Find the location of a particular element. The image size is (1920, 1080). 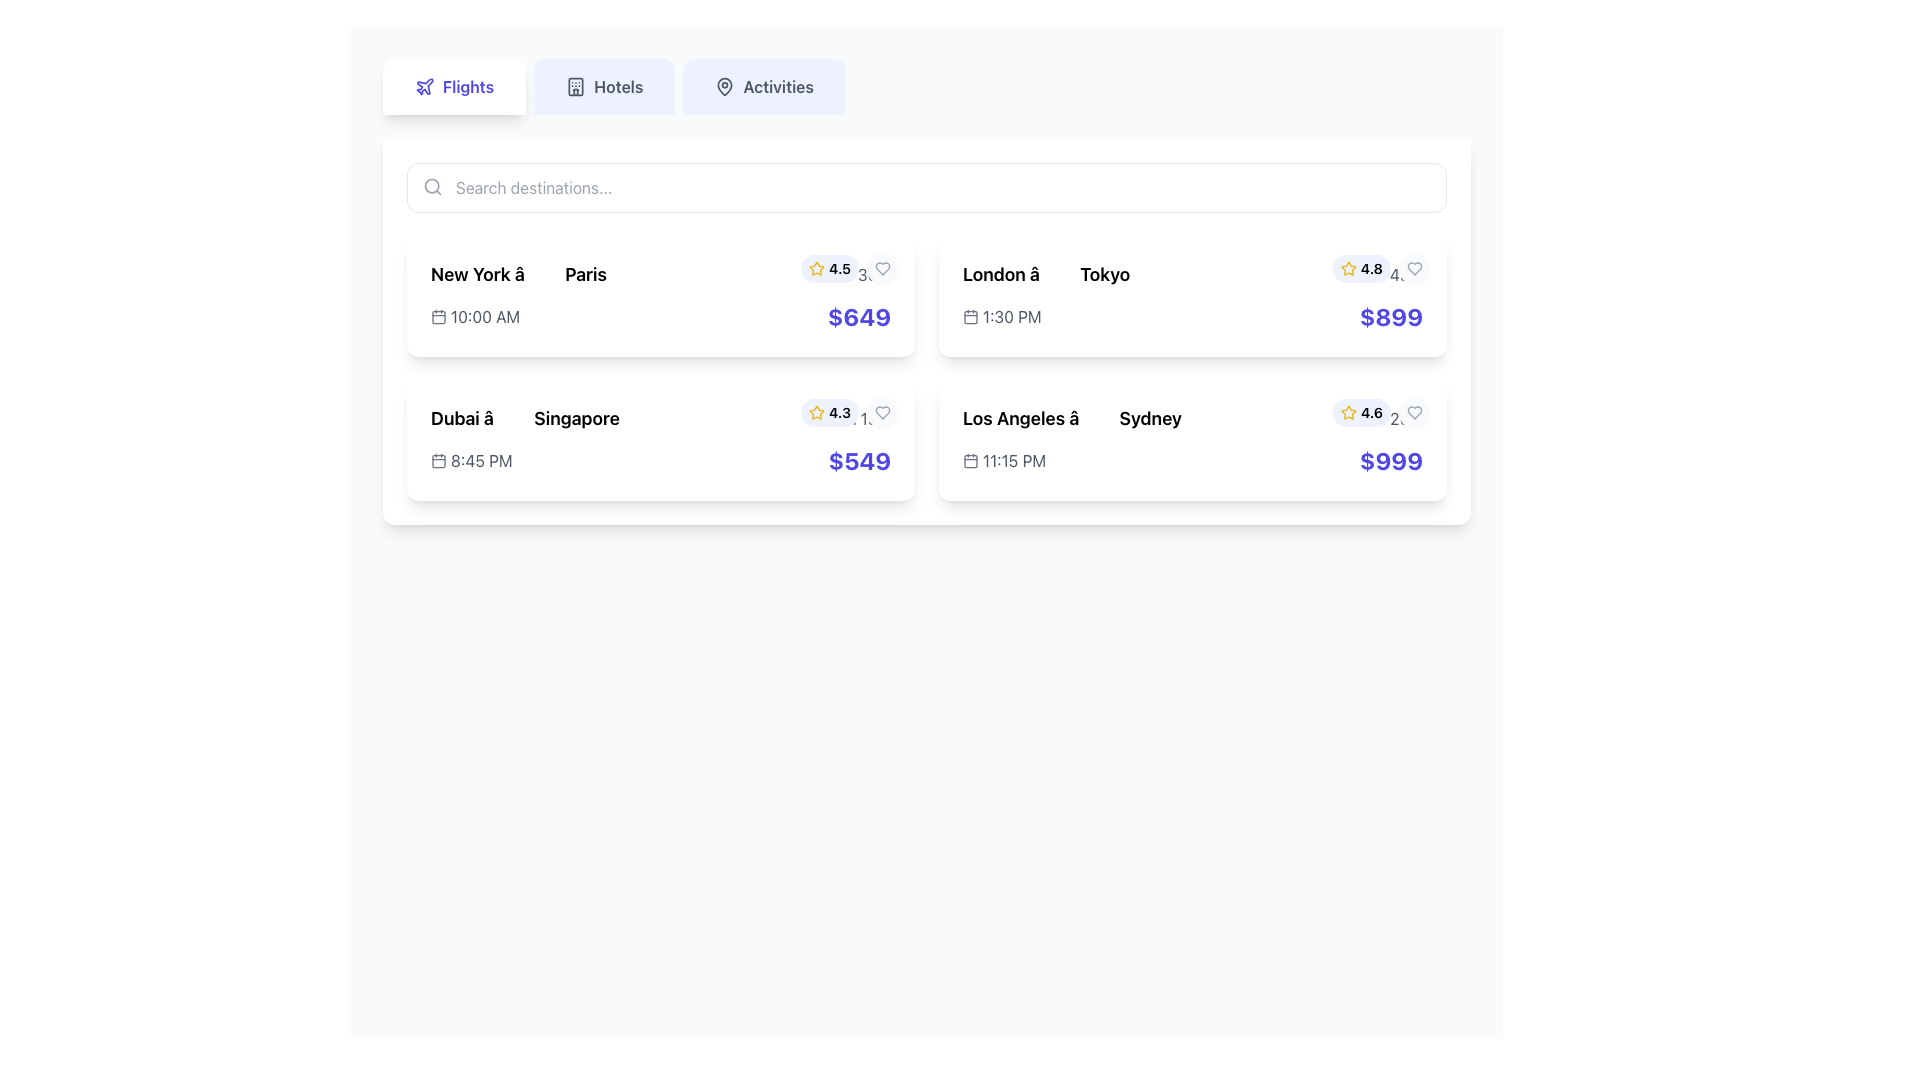

the bold text label displaying the price '$549' in indigo blue color is located at coordinates (859, 461).